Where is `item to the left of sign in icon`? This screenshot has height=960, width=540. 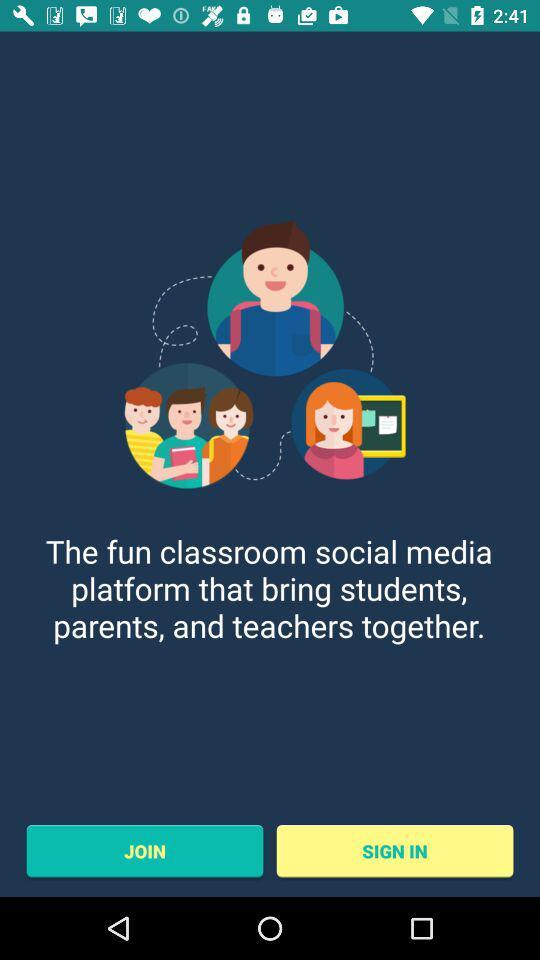
item to the left of sign in icon is located at coordinates (143, 850).